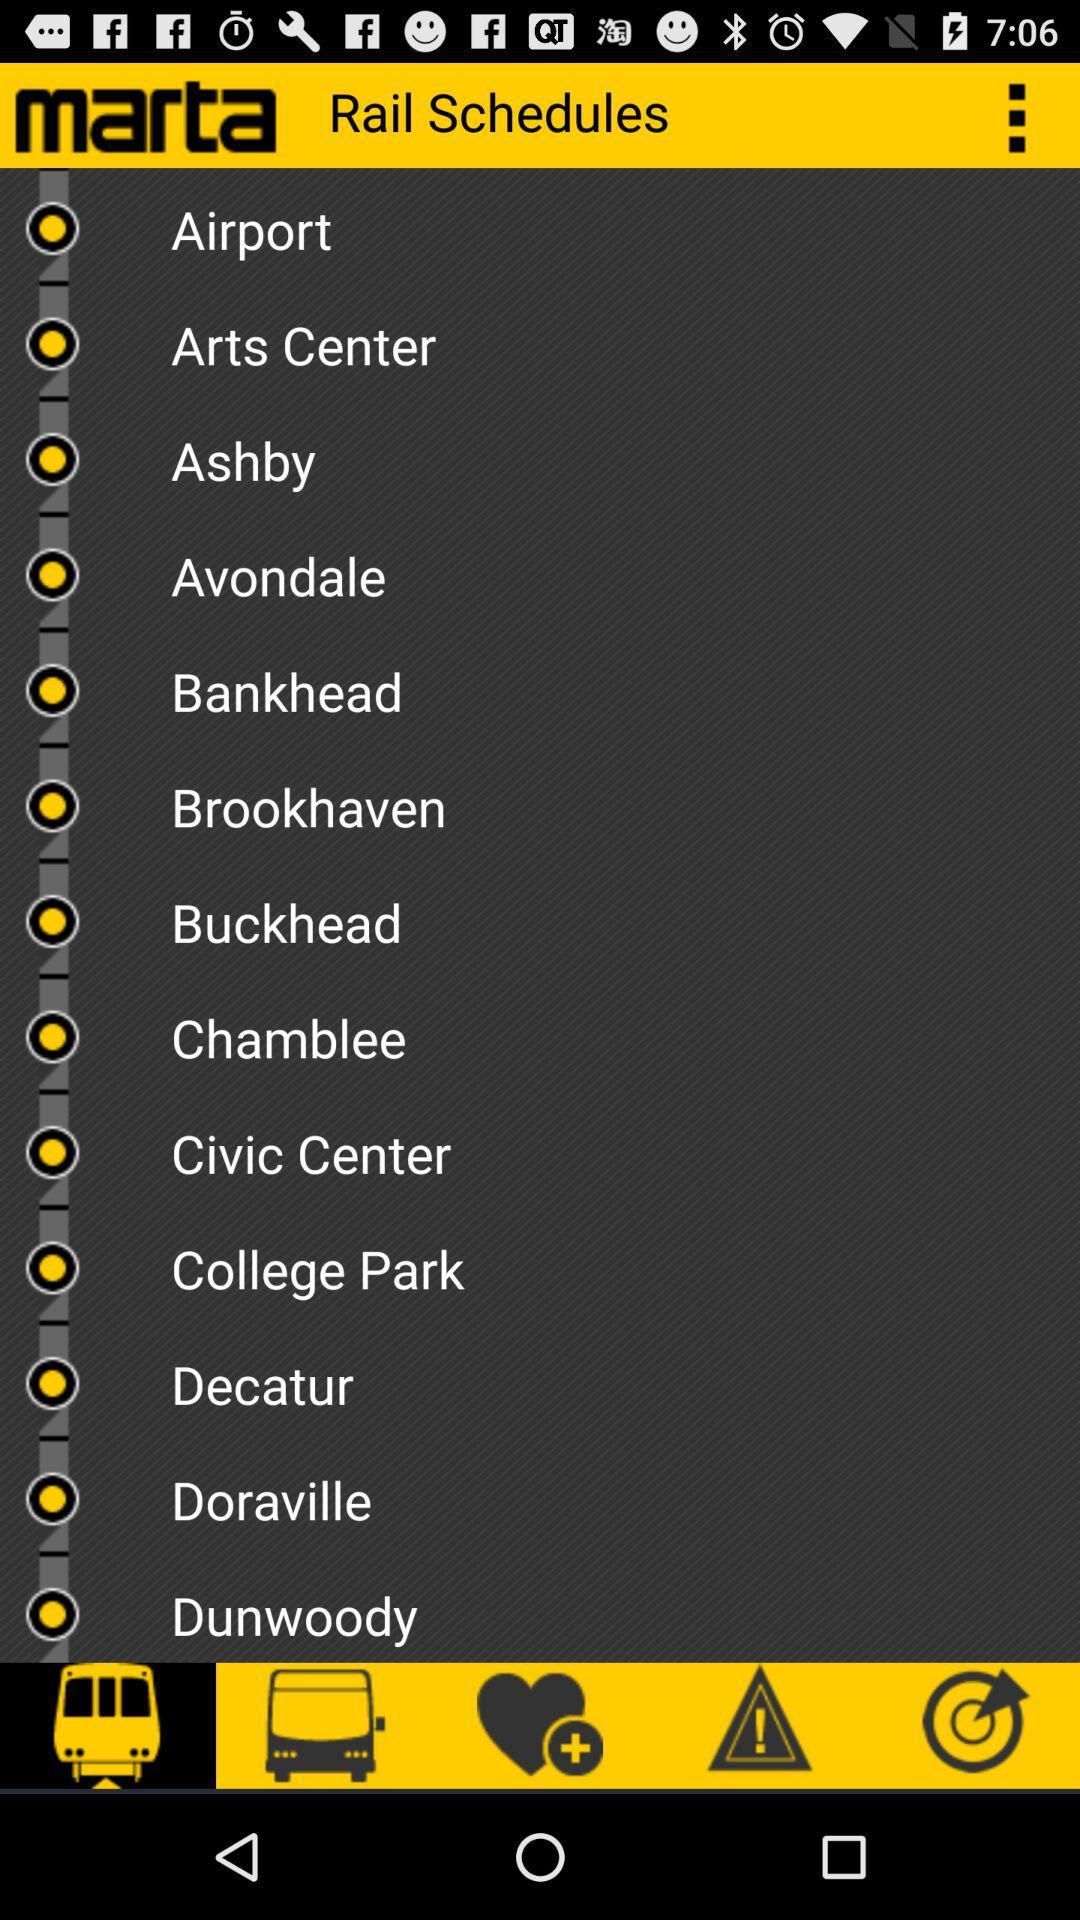 The image size is (1080, 1920). What do you see at coordinates (624, 1493) in the screenshot?
I see `icon above the dunwoody item` at bounding box center [624, 1493].